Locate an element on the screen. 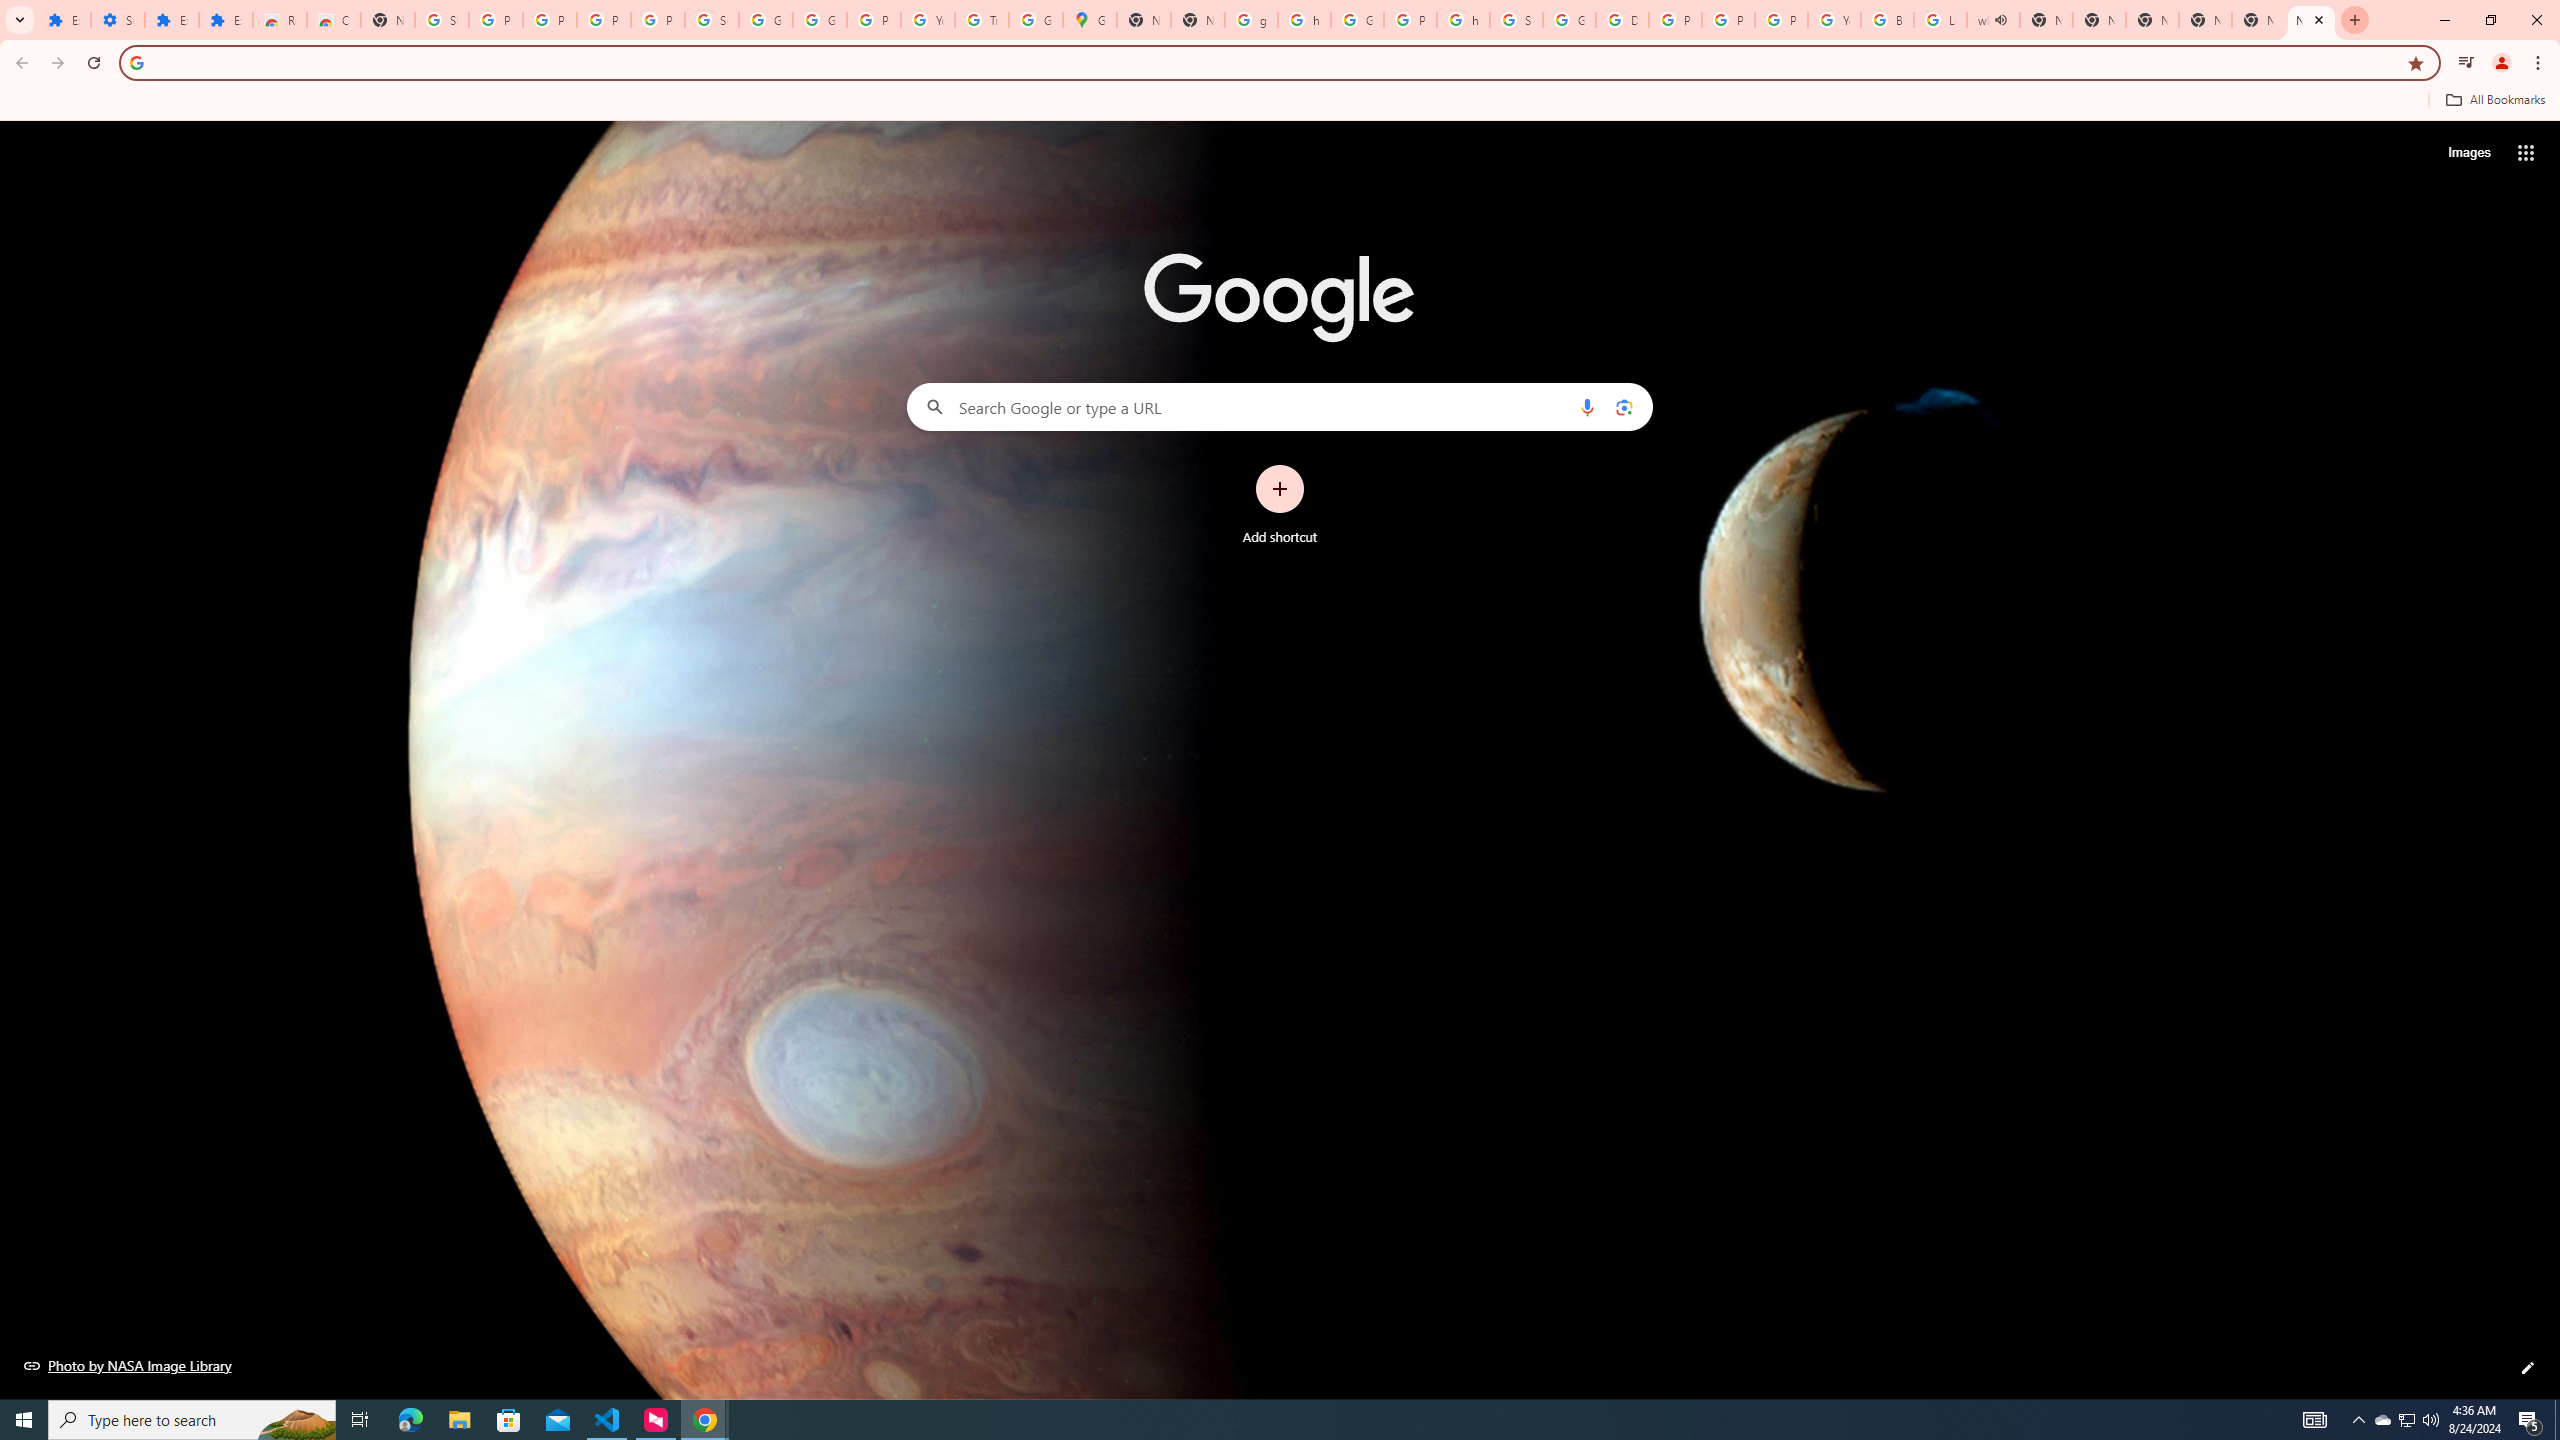  'Privacy Help Center - Policies Help' is located at coordinates (1728, 19).